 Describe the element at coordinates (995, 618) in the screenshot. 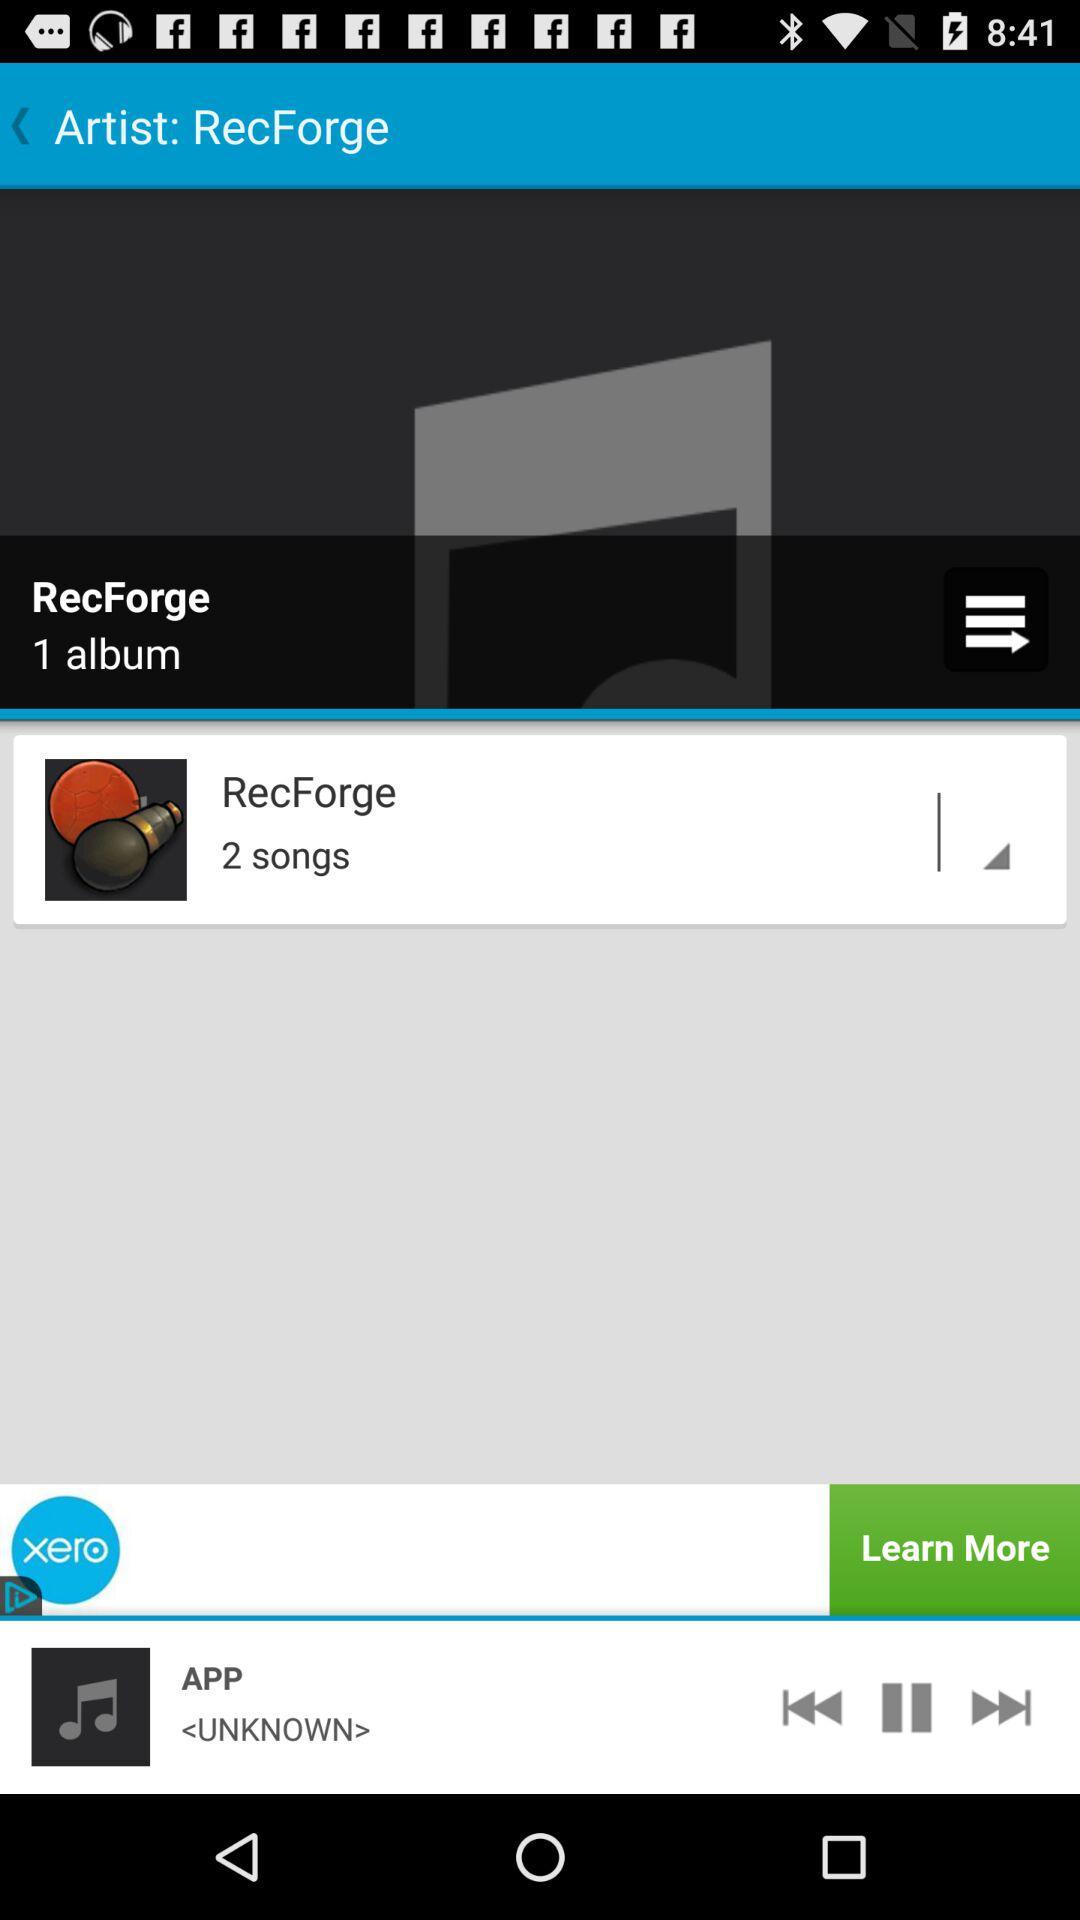

I see `icon to the right of 1 album` at that location.